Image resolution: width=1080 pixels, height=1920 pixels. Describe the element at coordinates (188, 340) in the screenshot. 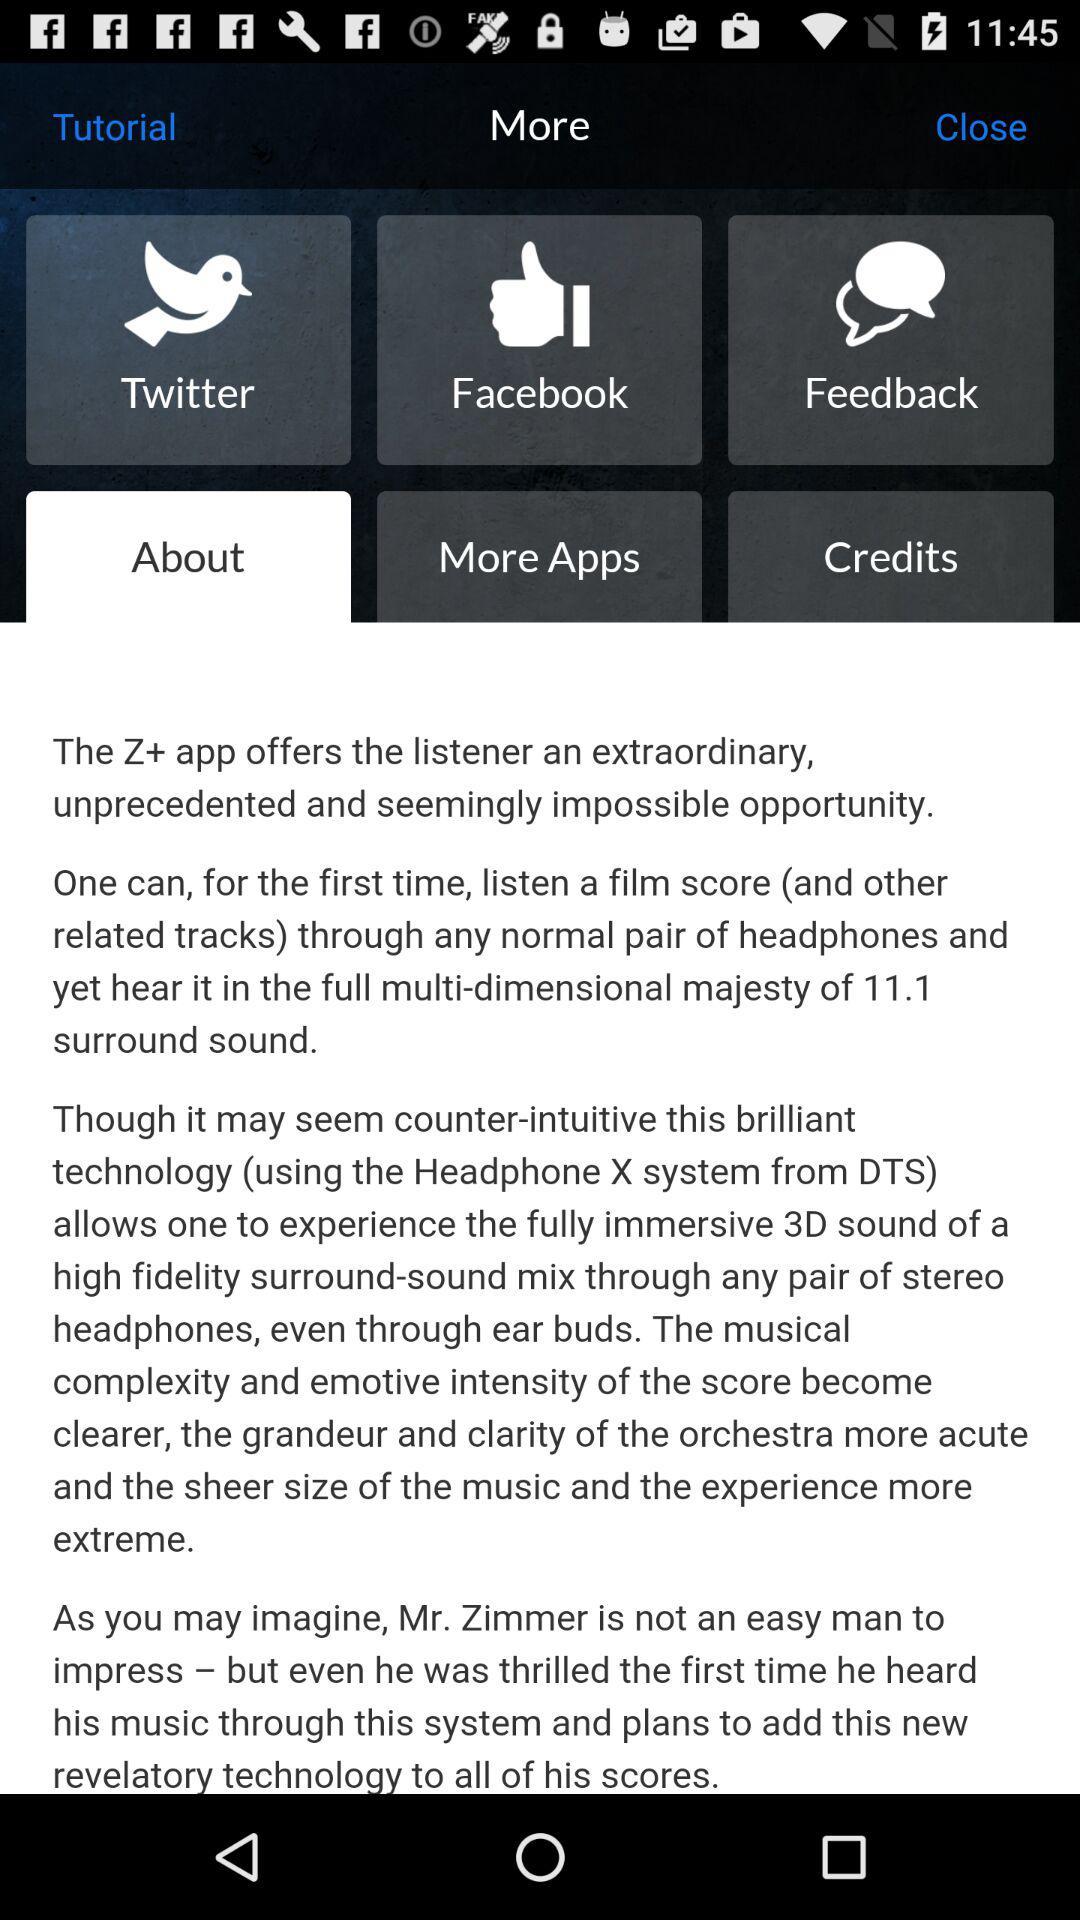

I see `item next to the facebook` at that location.